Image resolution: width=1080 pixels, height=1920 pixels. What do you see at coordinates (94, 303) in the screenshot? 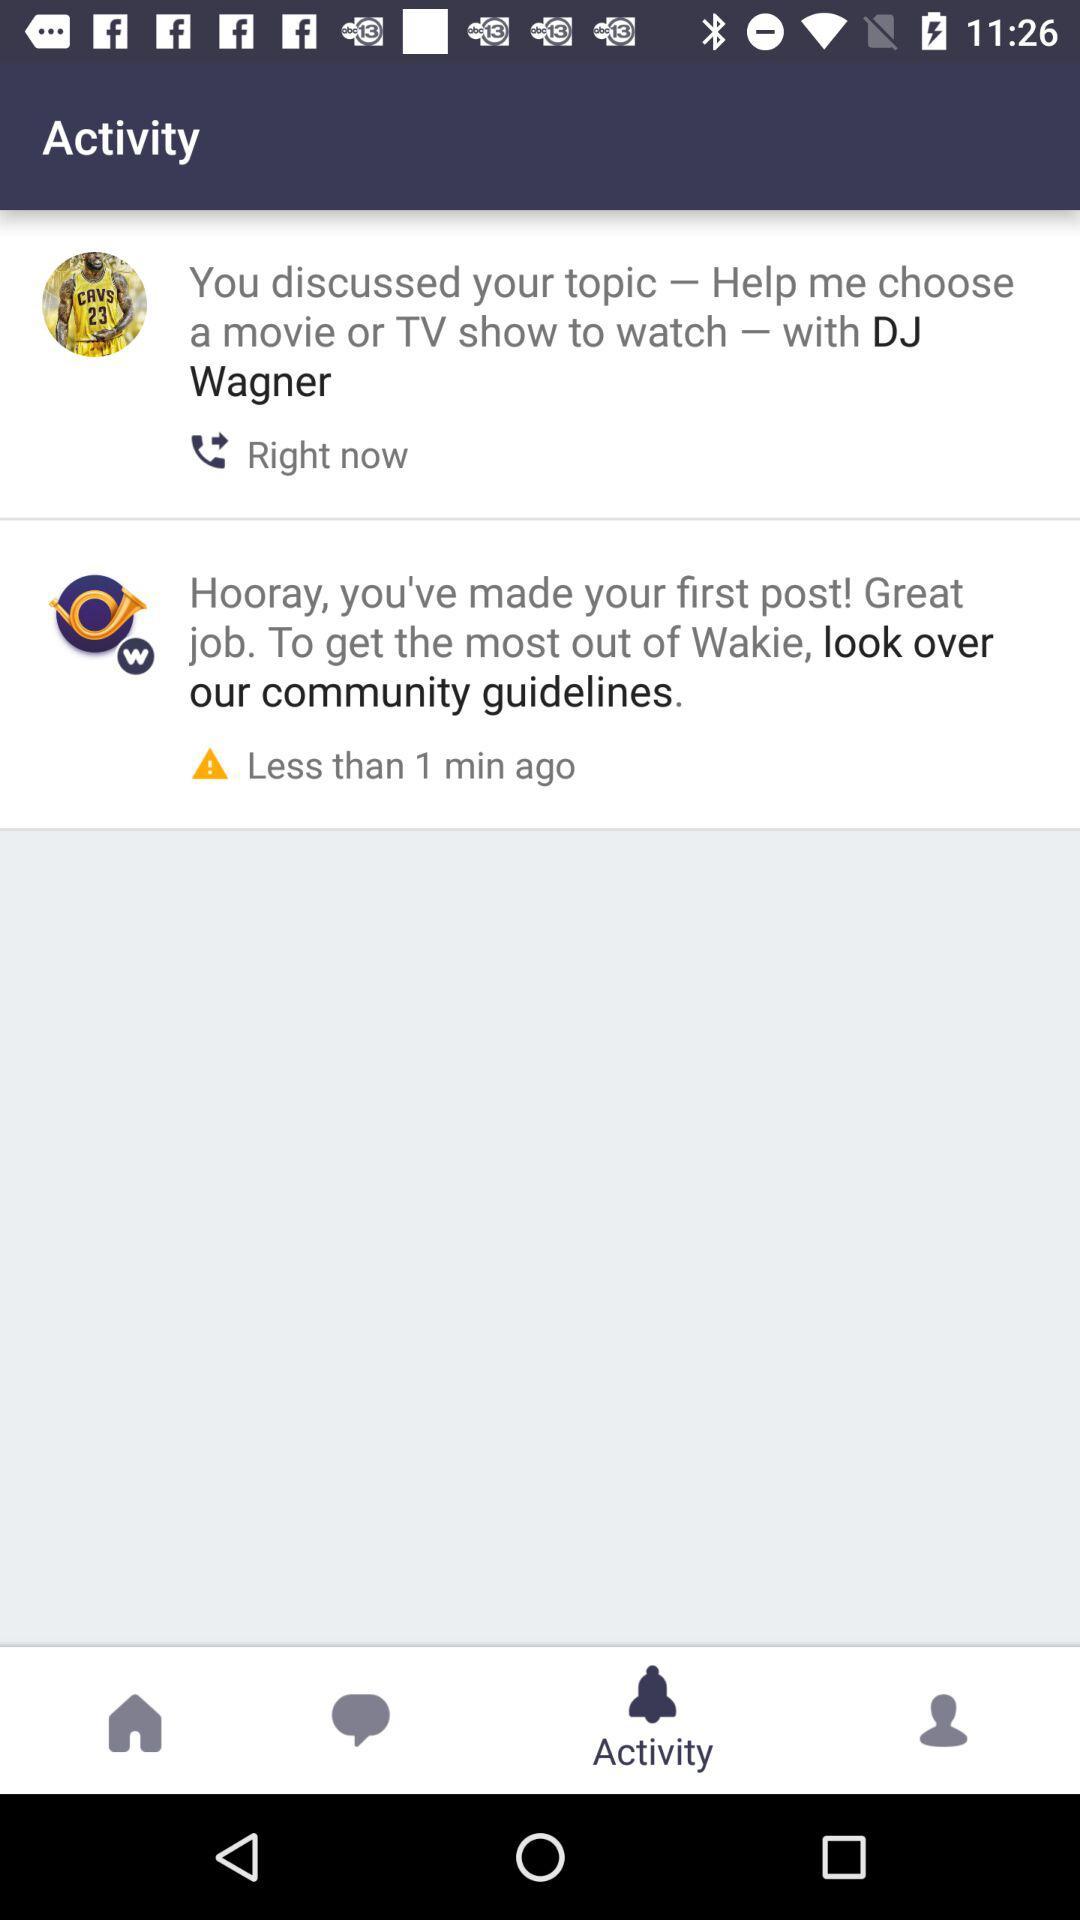
I see `share the article` at bounding box center [94, 303].